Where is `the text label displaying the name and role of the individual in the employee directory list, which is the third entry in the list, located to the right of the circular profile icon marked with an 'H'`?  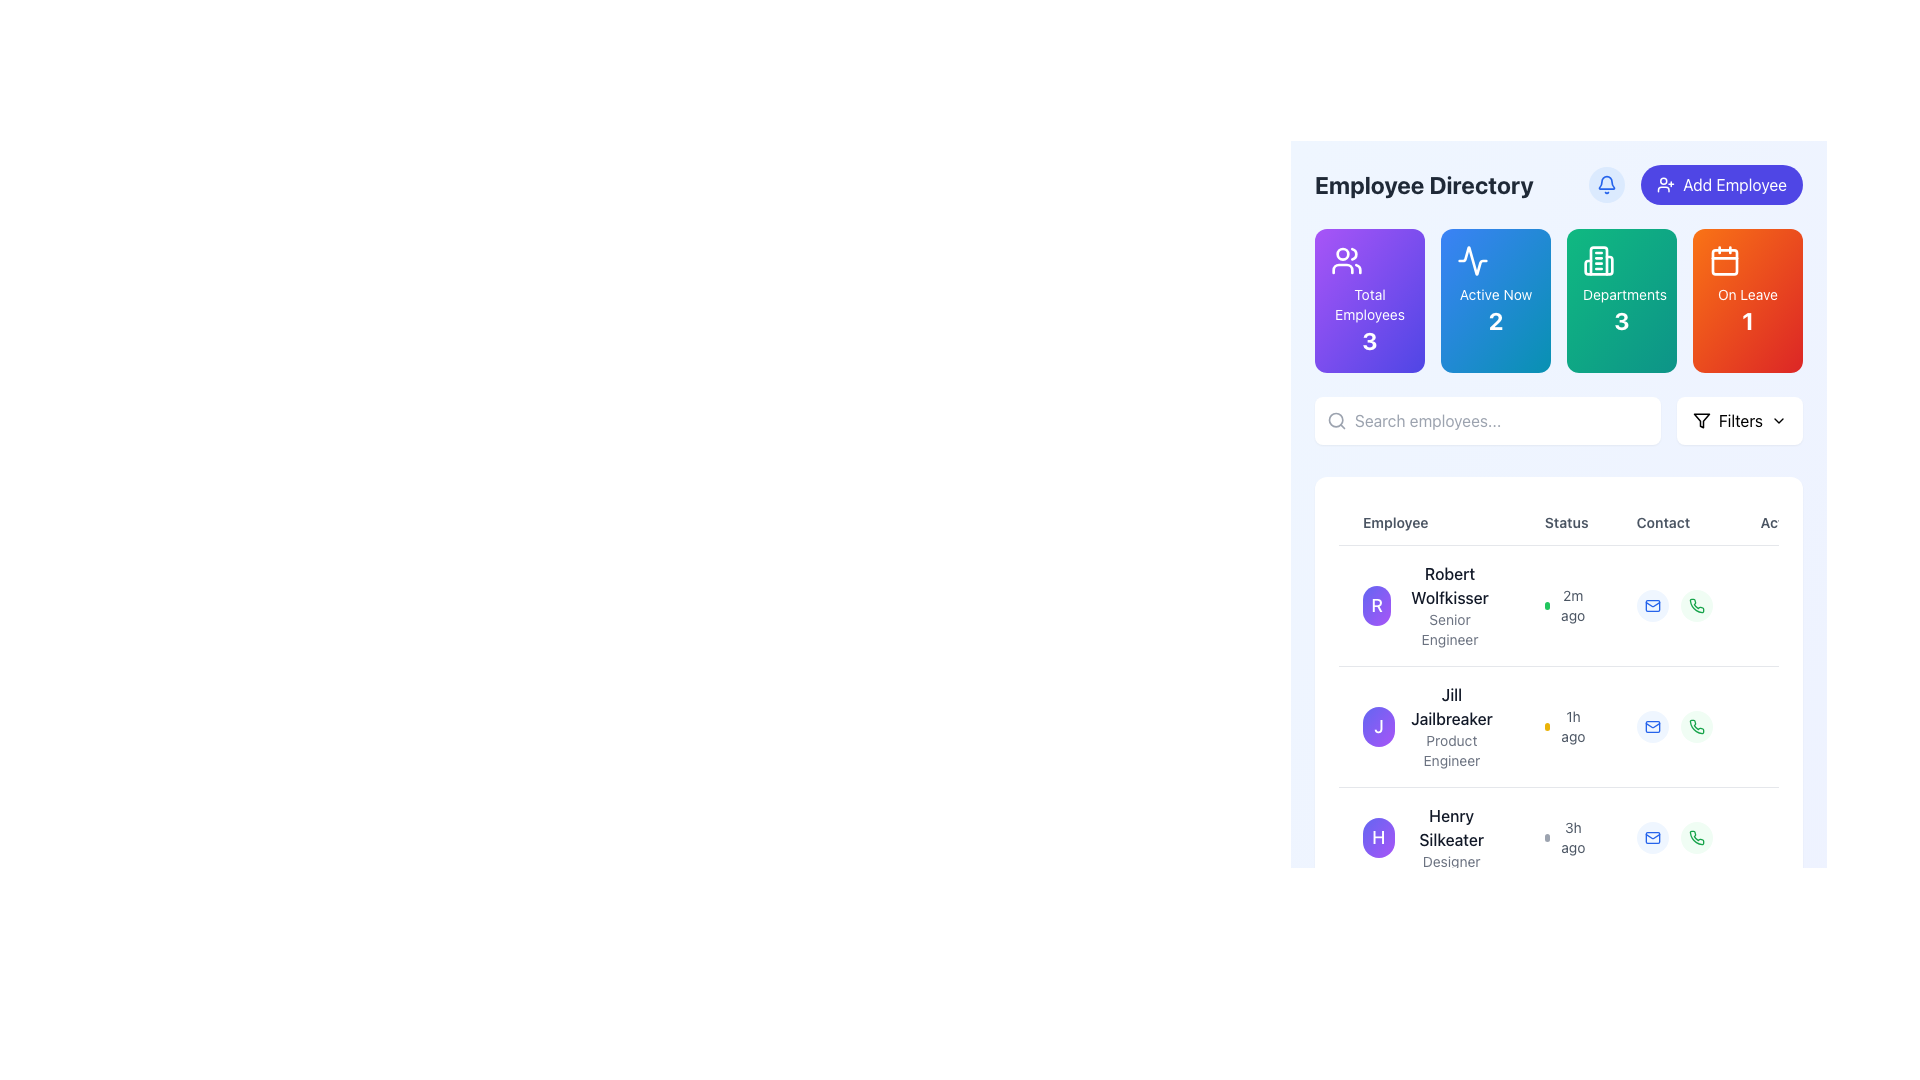
the text label displaying the name and role of the individual in the employee directory list, which is the third entry in the list, located to the right of the circular profile icon marked with an 'H' is located at coordinates (1451, 837).